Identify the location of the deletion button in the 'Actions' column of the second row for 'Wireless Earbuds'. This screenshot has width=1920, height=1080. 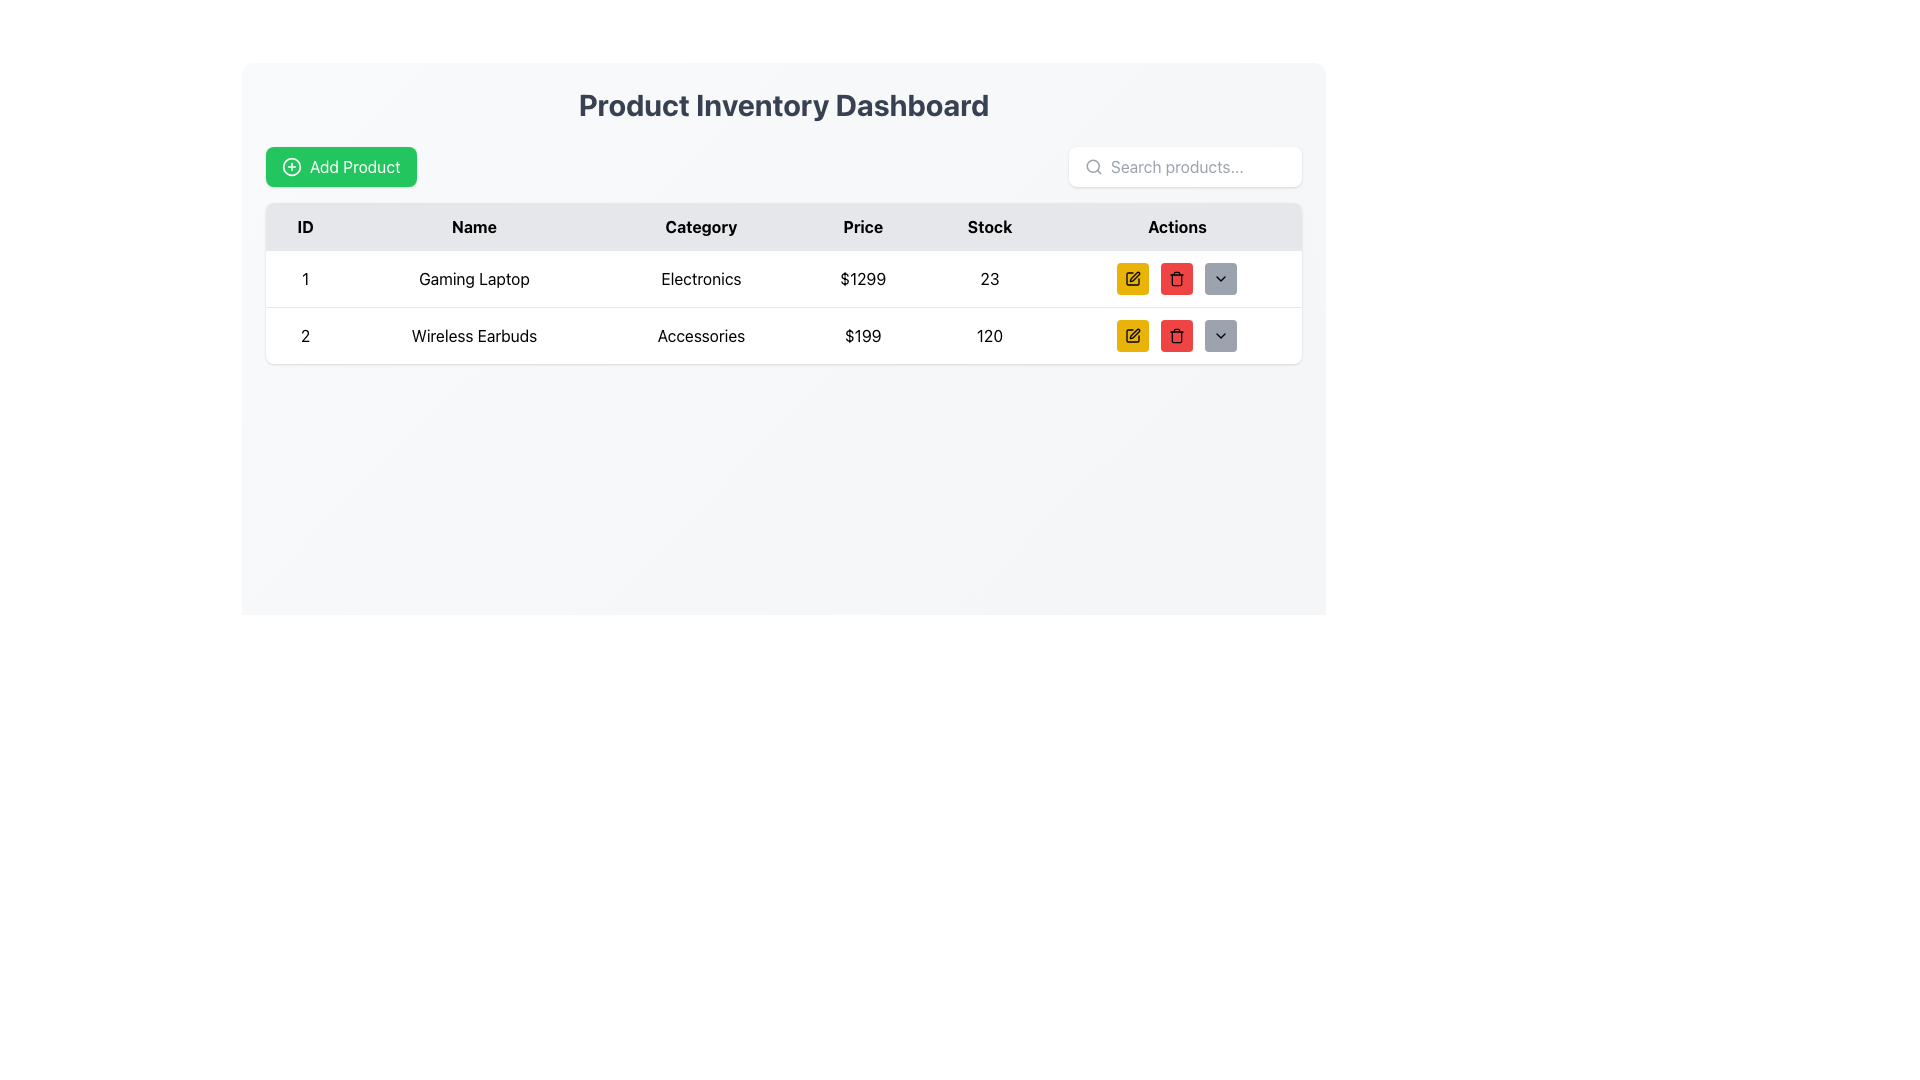
(1177, 334).